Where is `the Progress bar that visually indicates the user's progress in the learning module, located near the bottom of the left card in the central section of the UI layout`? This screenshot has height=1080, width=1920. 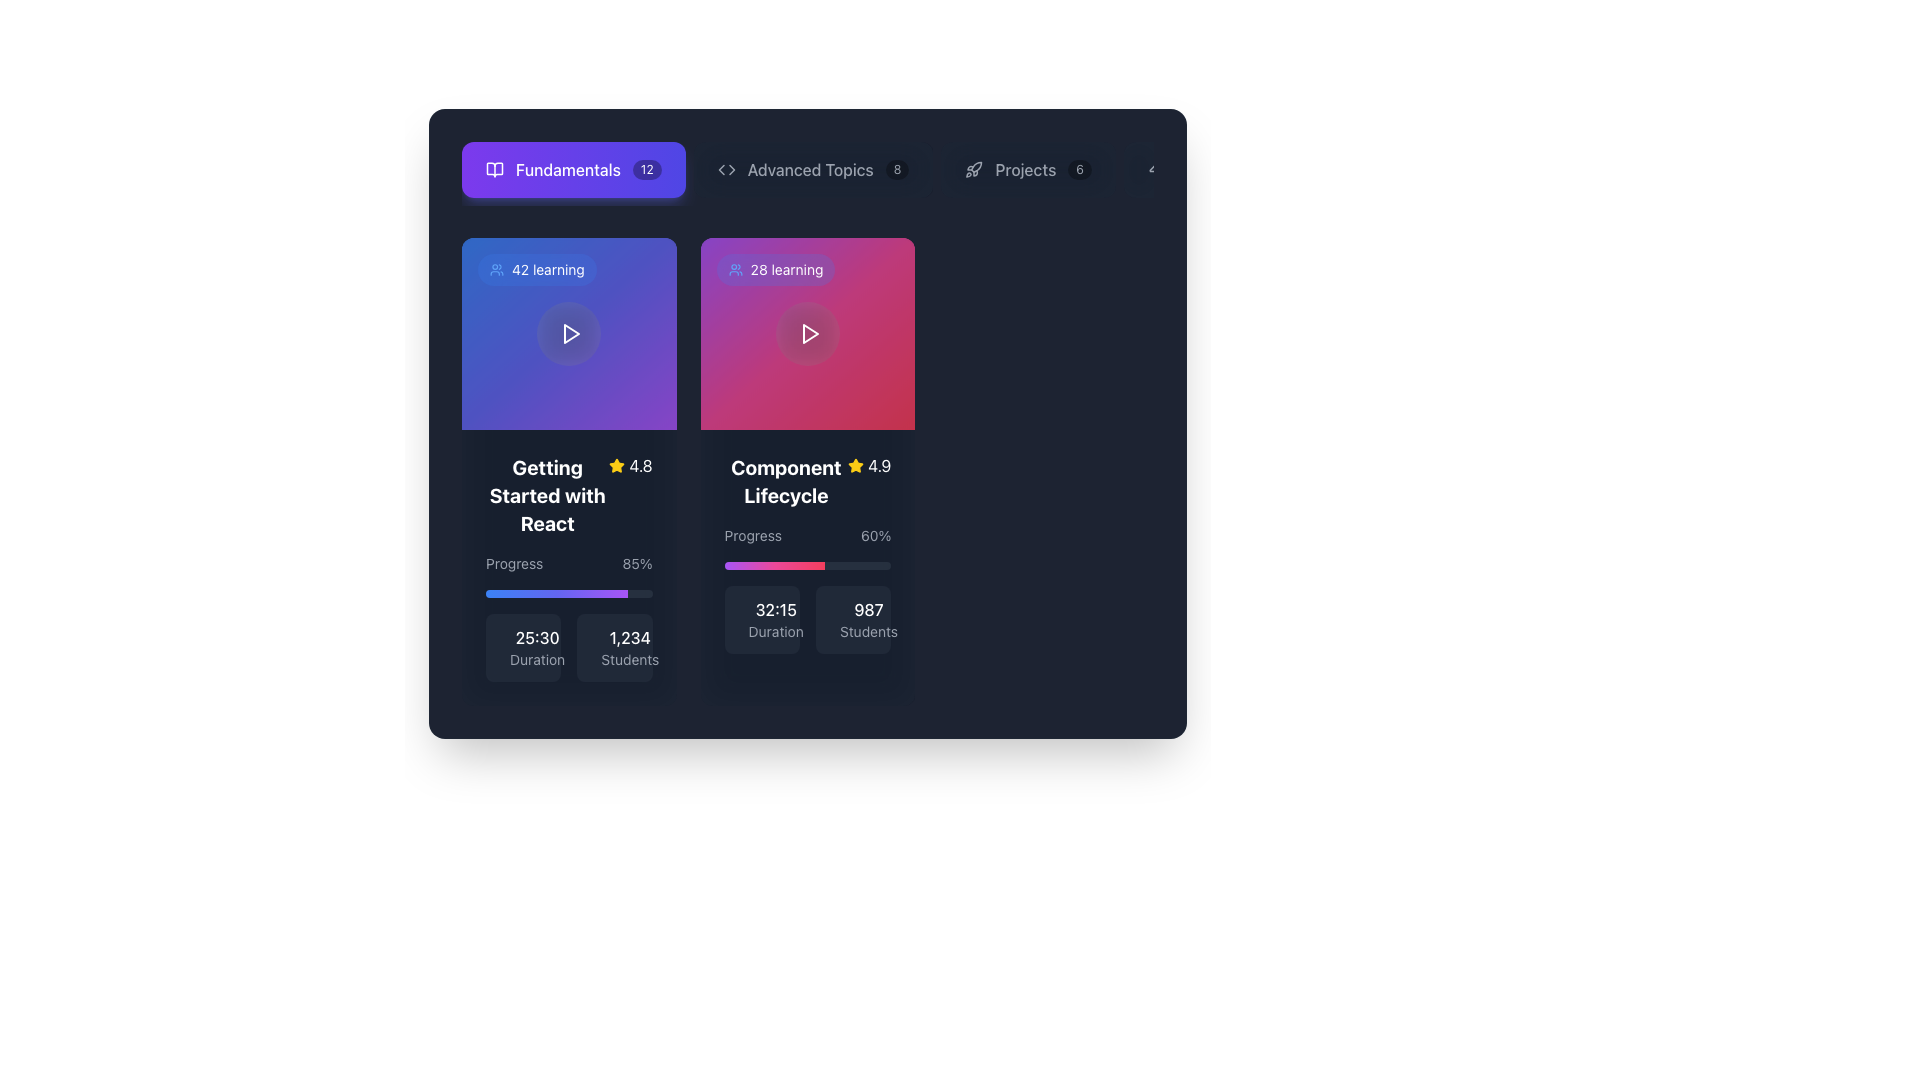 the Progress bar that visually indicates the user's progress in the learning module, located near the bottom of the left card in the central section of the UI layout is located at coordinates (556, 593).